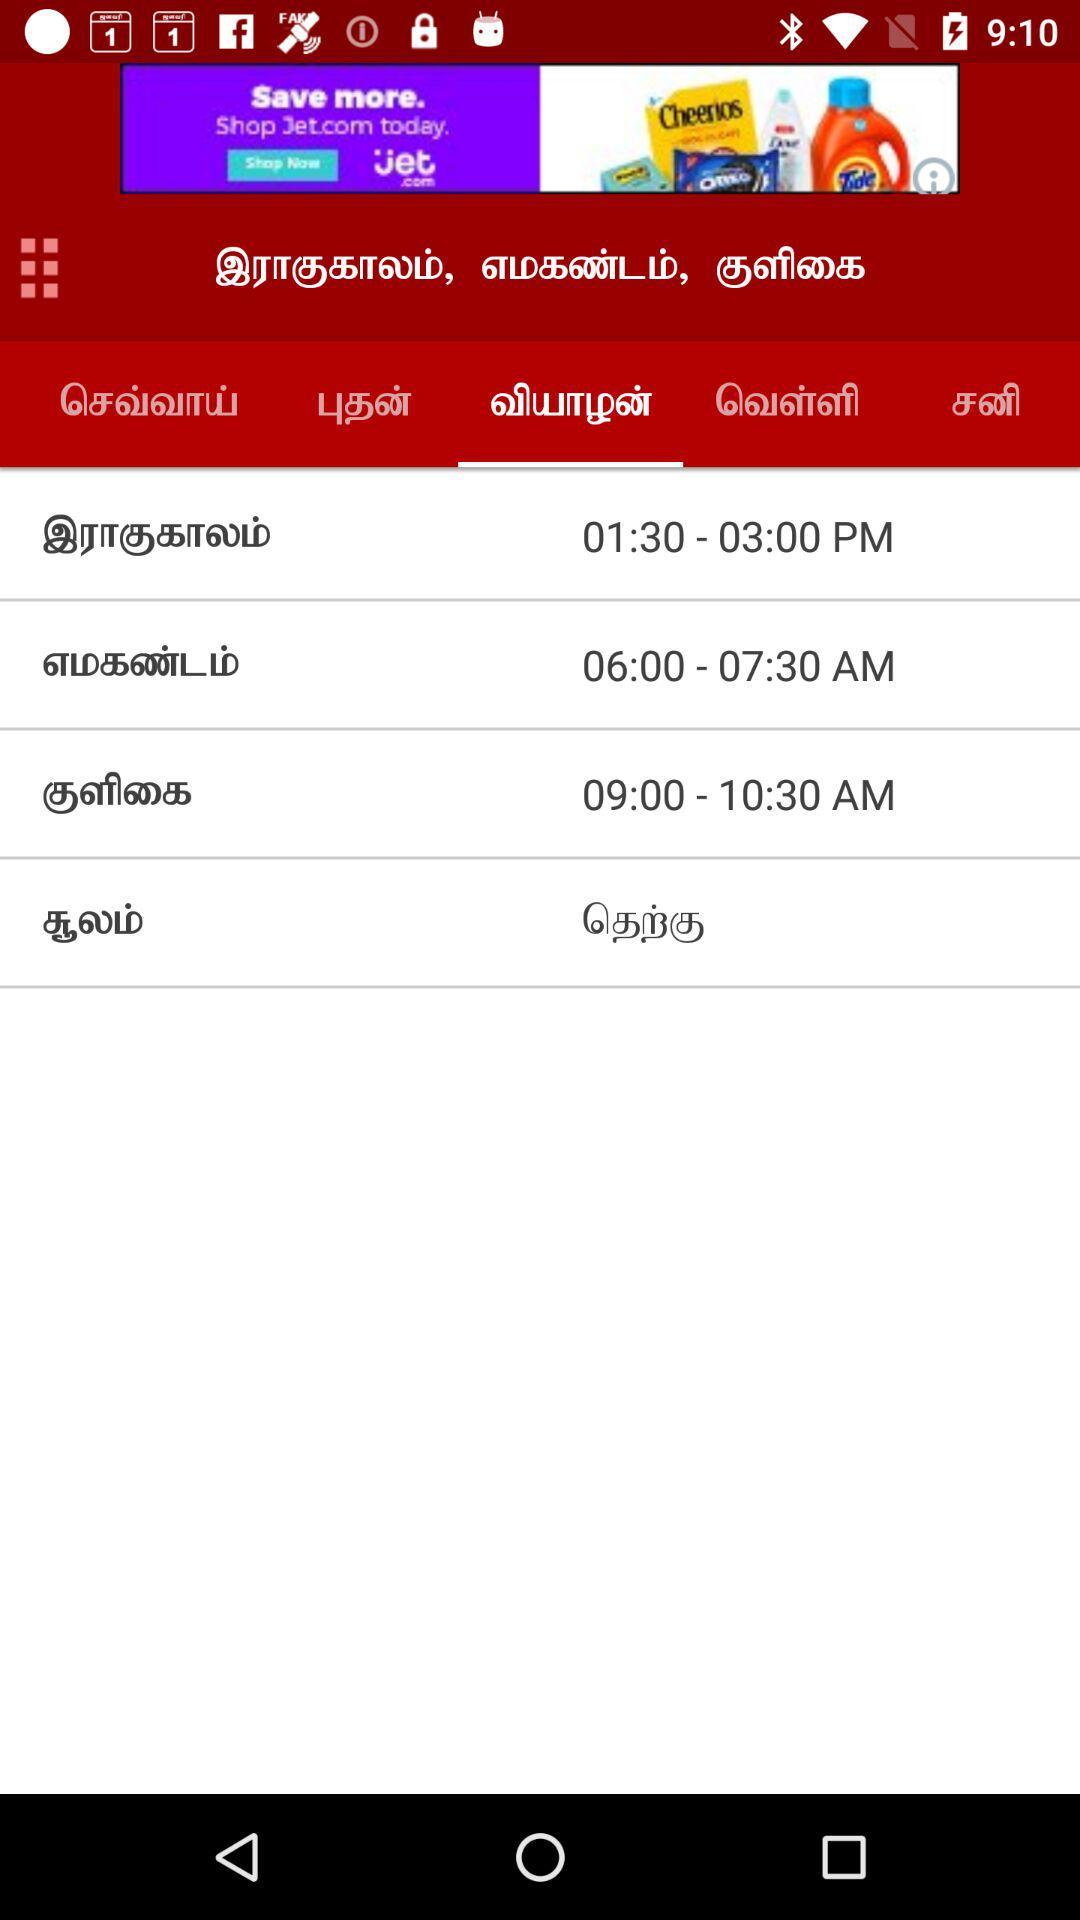 Image resolution: width=1080 pixels, height=1920 pixels. Describe the element at coordinates (39, 266) in the screenshot. I see `open menu` at that location.